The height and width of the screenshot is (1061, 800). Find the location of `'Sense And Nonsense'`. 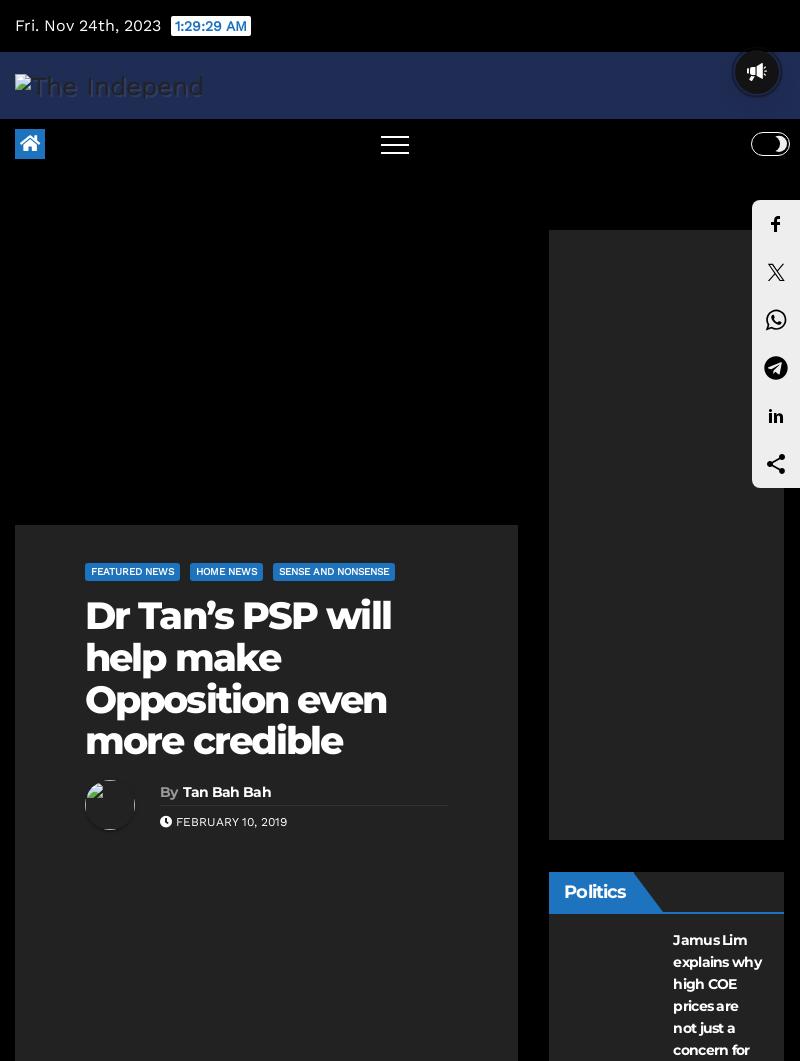

'Sense And Nonsense' is located at coordinates (334, 570).